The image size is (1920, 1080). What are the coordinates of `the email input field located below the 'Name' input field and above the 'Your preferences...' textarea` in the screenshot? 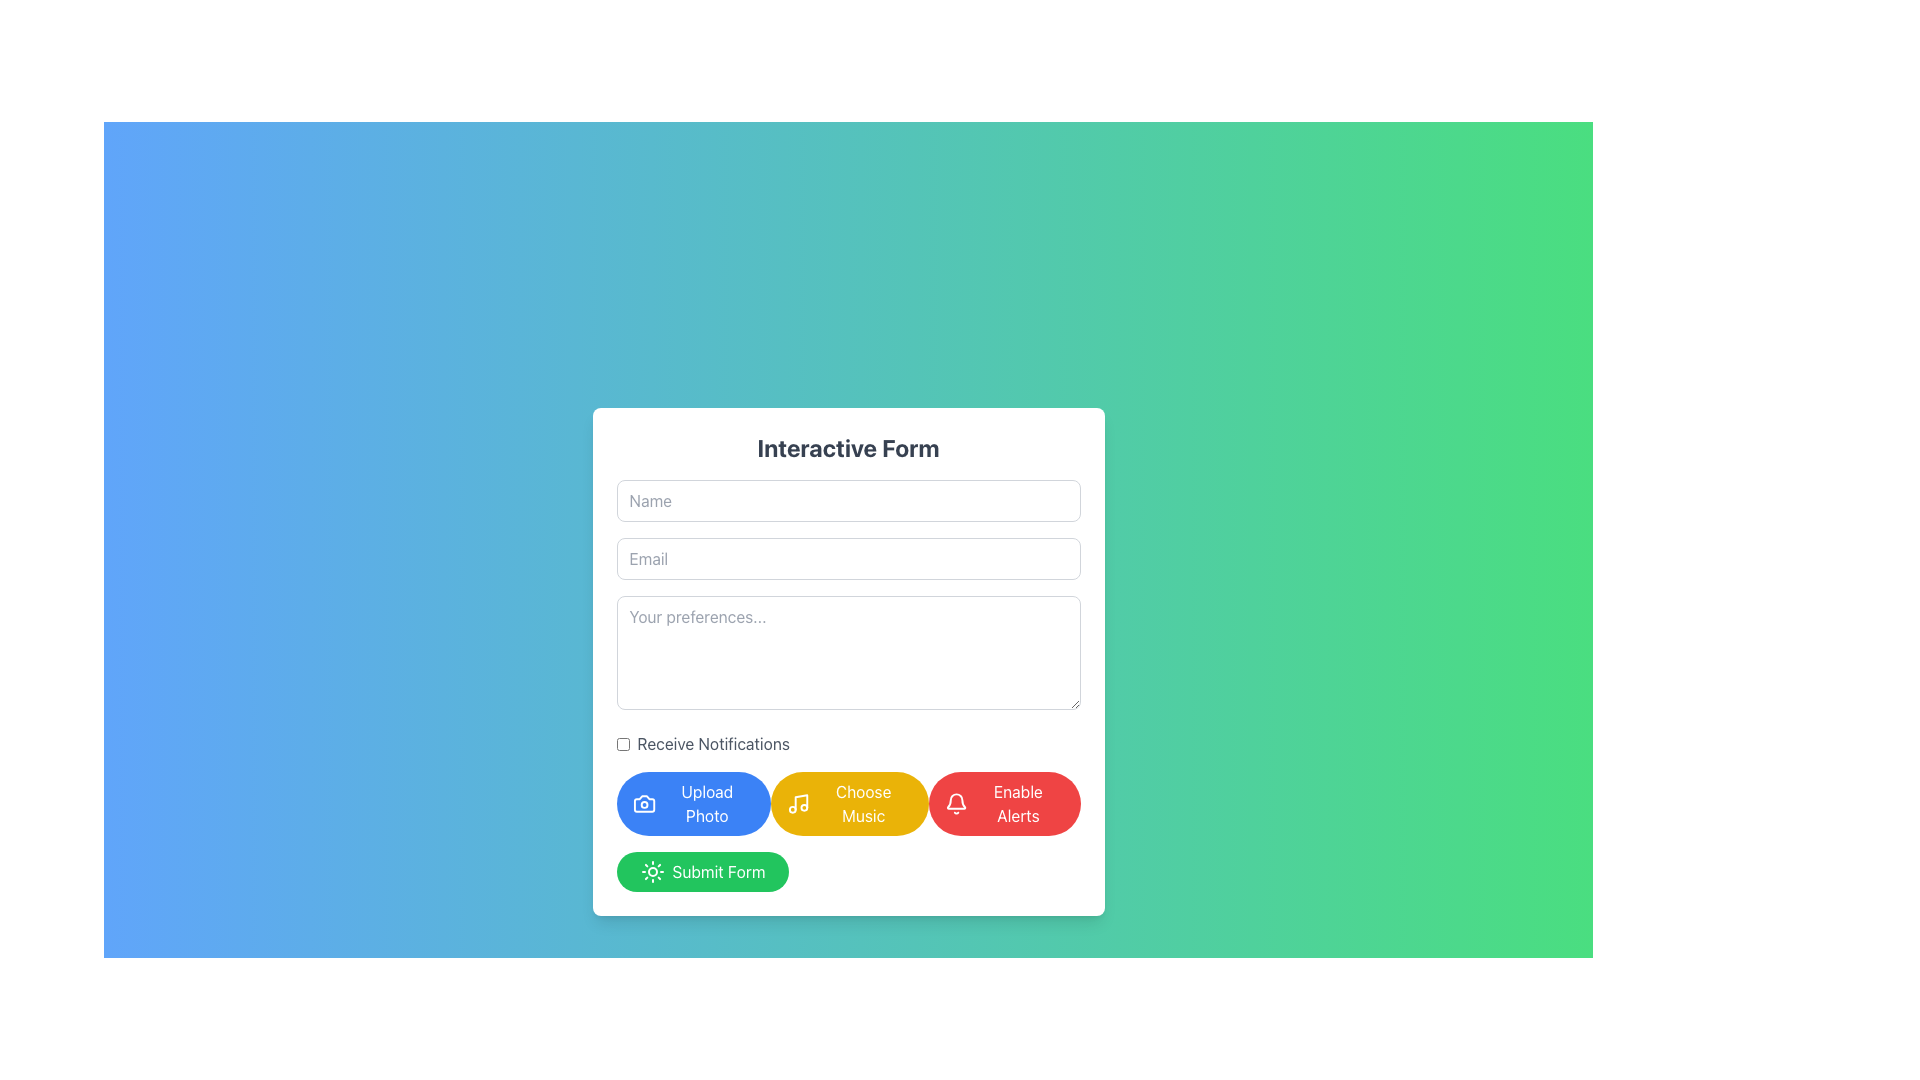 It's located at (848, 559).